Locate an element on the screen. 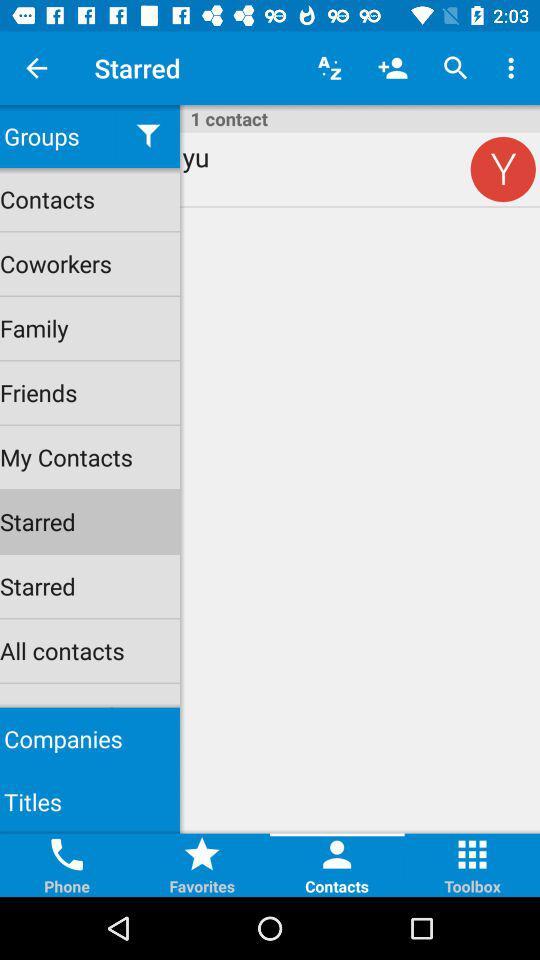 The width and height of the screenshot is (540, 960). the filter icon is located at coordinates (147, 135).